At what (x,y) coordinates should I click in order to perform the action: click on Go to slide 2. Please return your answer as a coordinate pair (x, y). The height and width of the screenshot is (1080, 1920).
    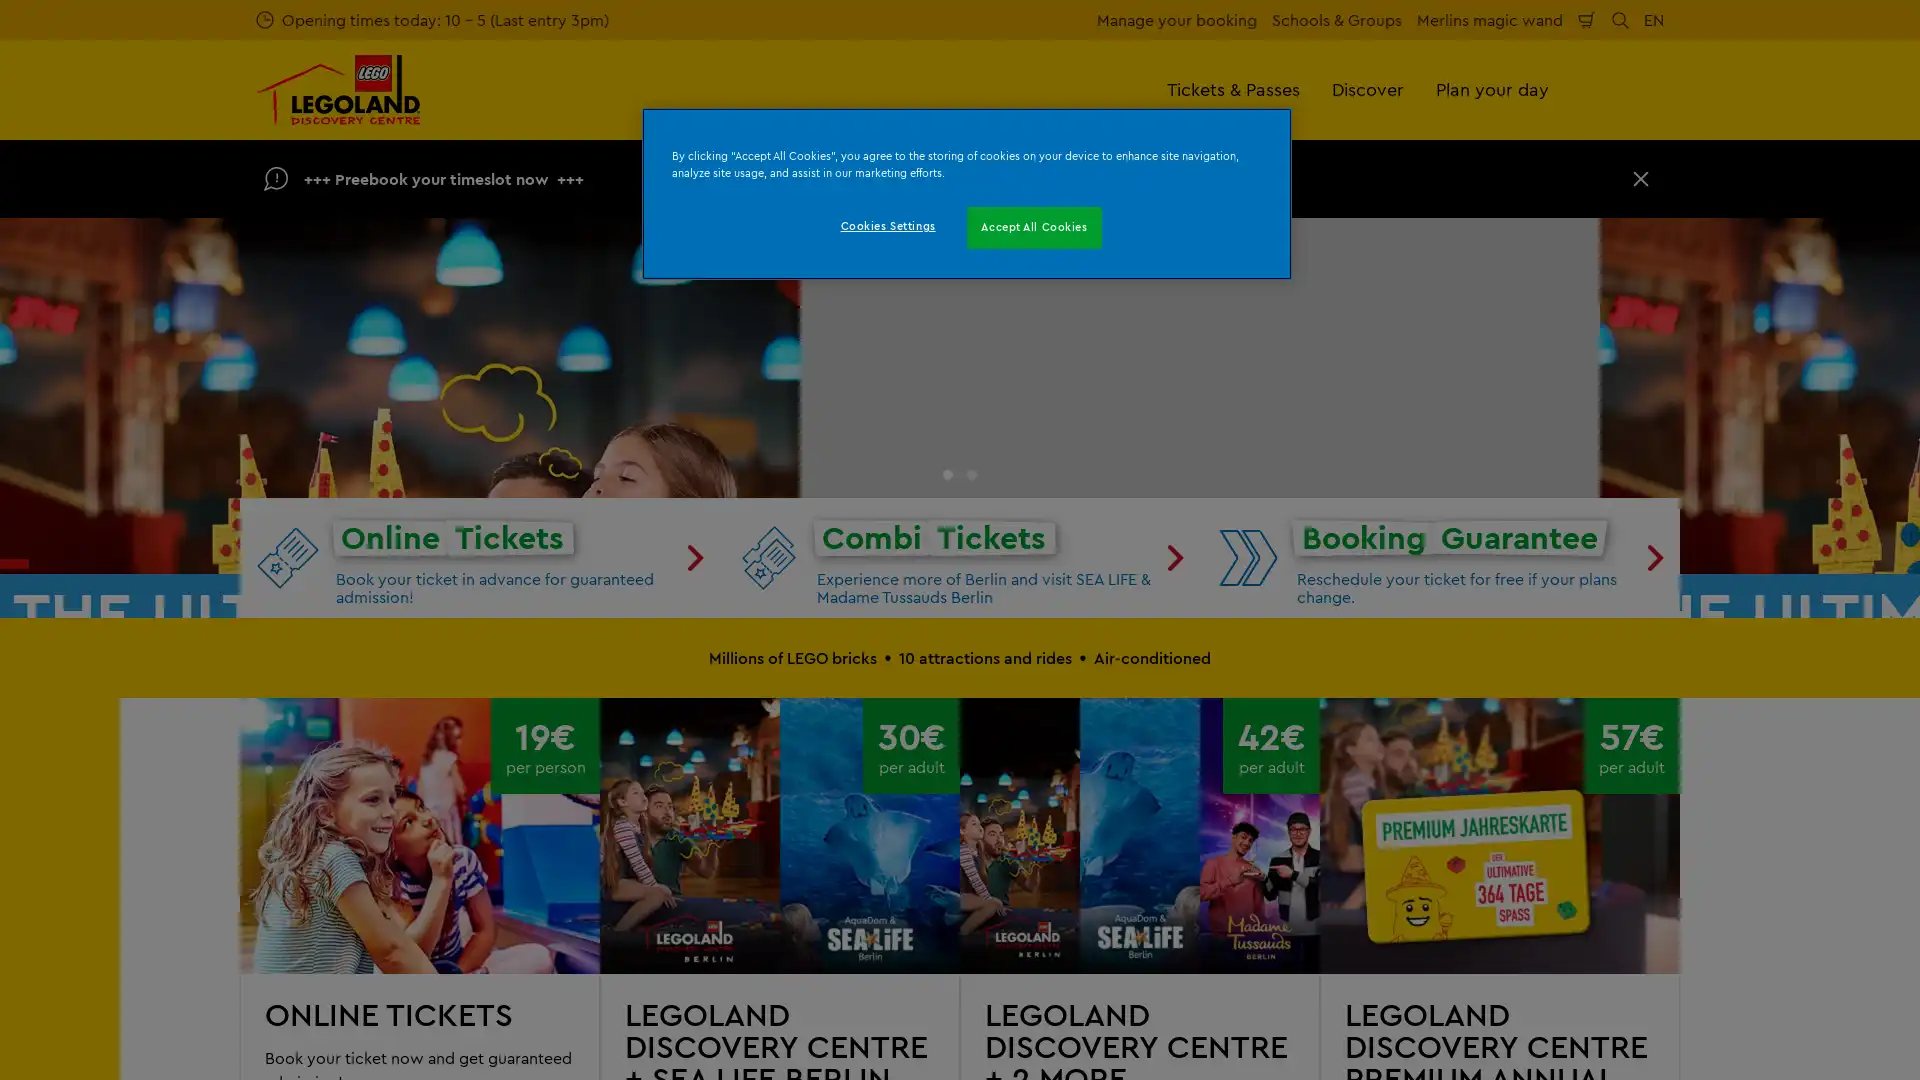
    Looking at the image, I should click on (971, 852).